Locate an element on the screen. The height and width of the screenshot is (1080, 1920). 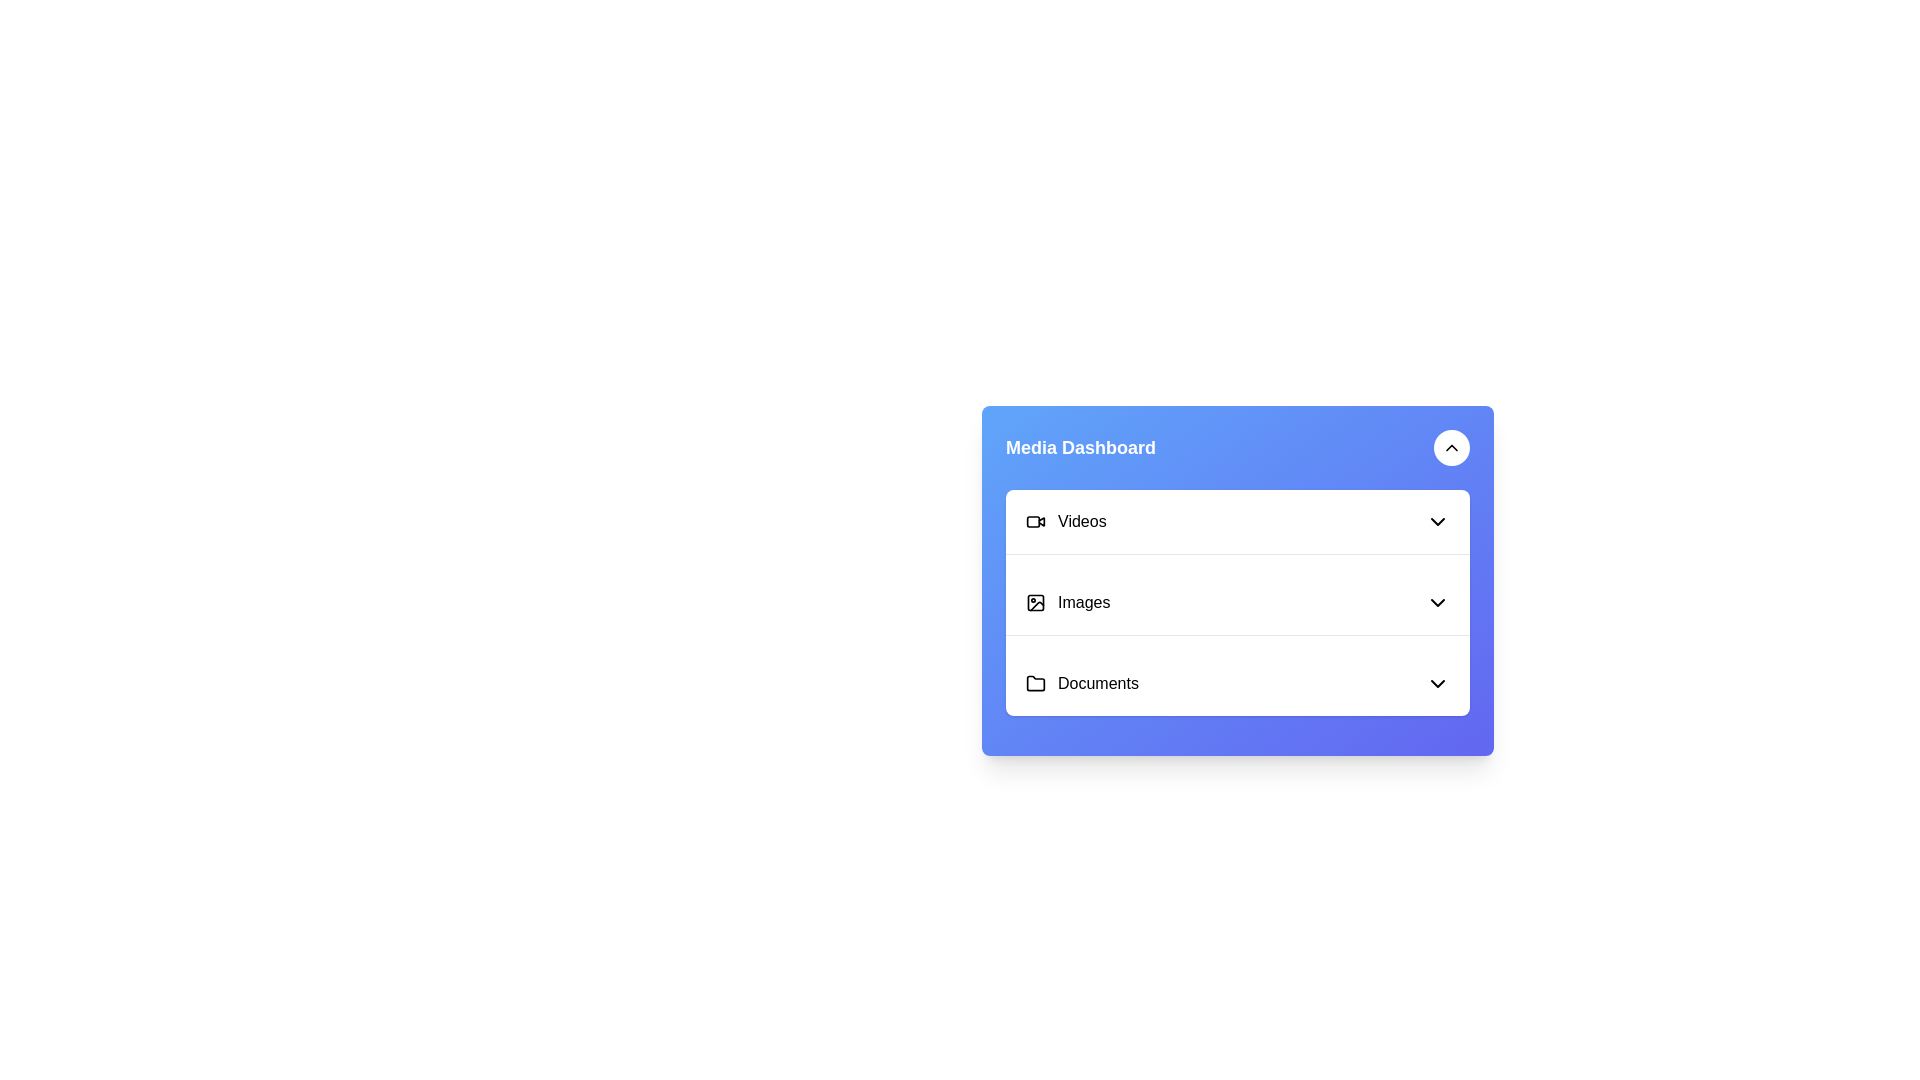
the 'Documents' icon located to the left of the text 'Documents' in the third row of the vertical list within the 'Media Dashboard' card component is located at coordinates (1036, 682).